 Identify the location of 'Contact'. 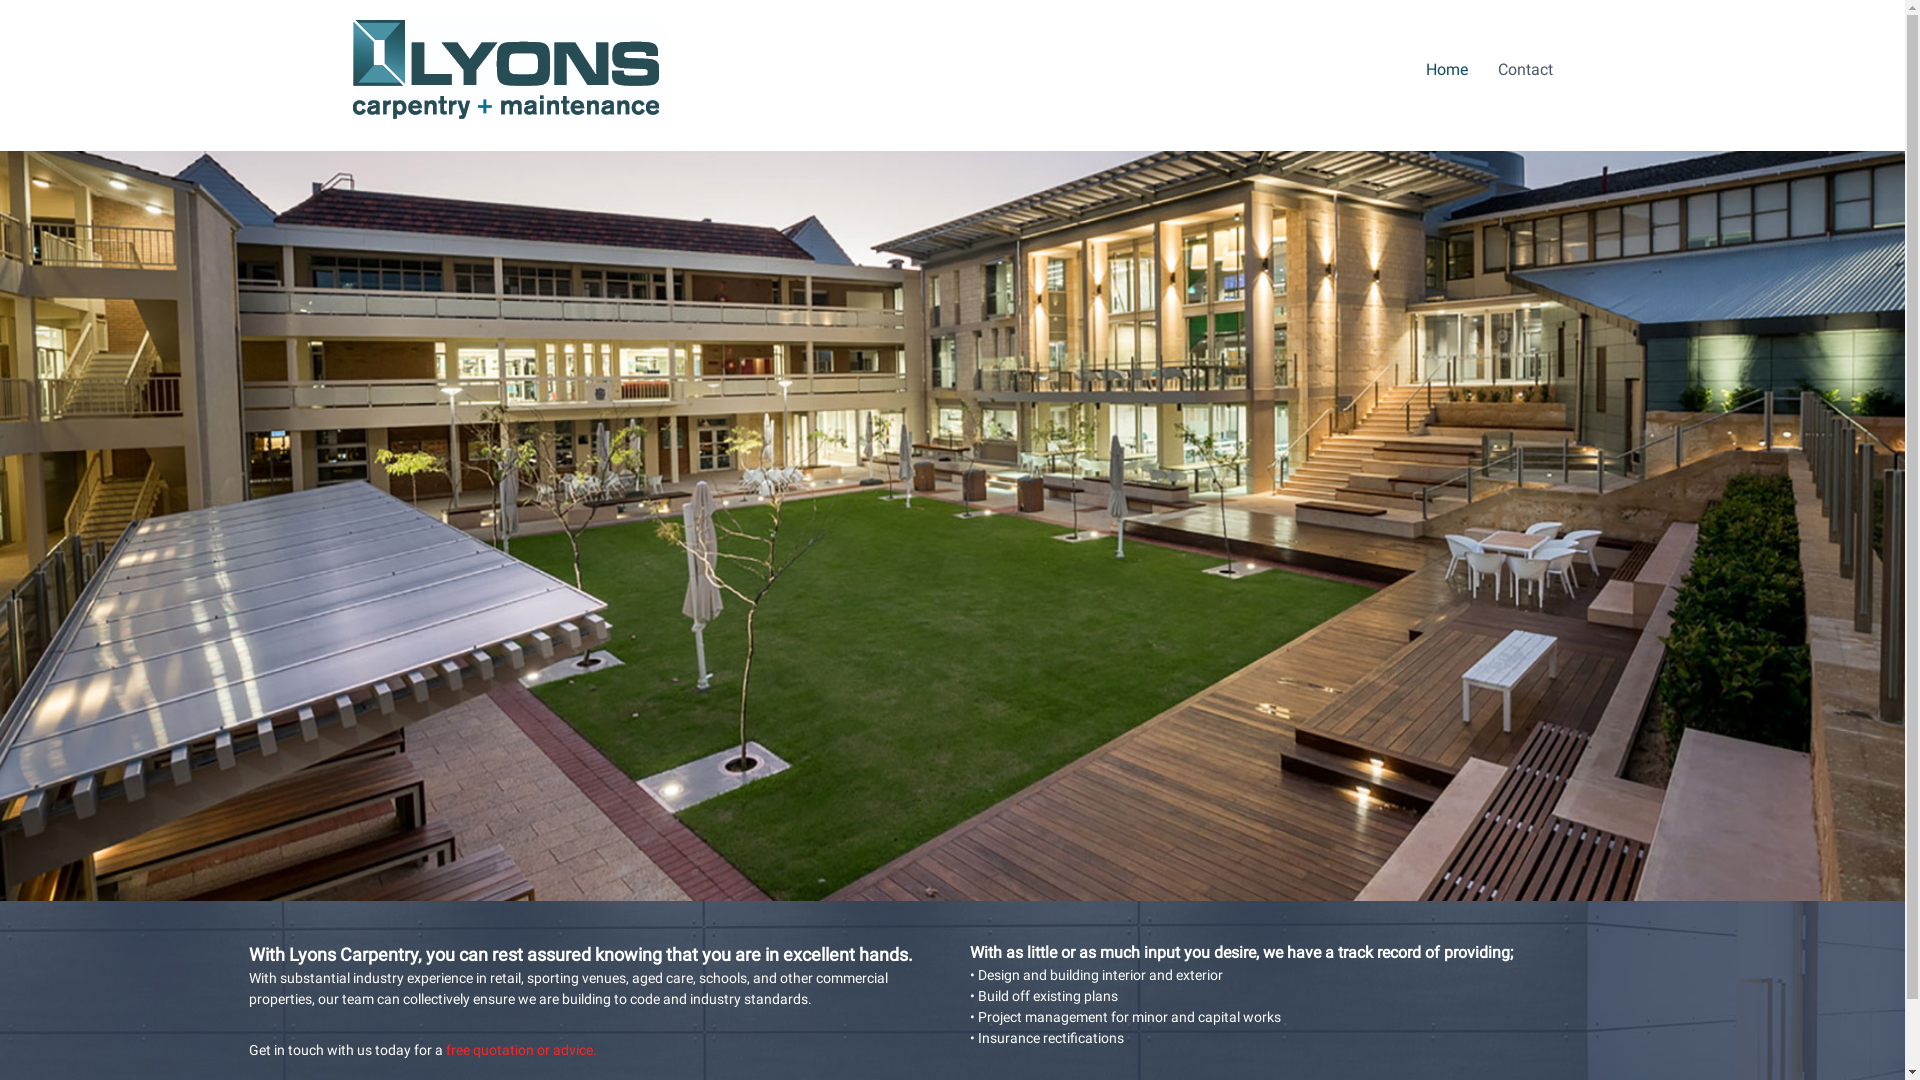
(1497, 68).